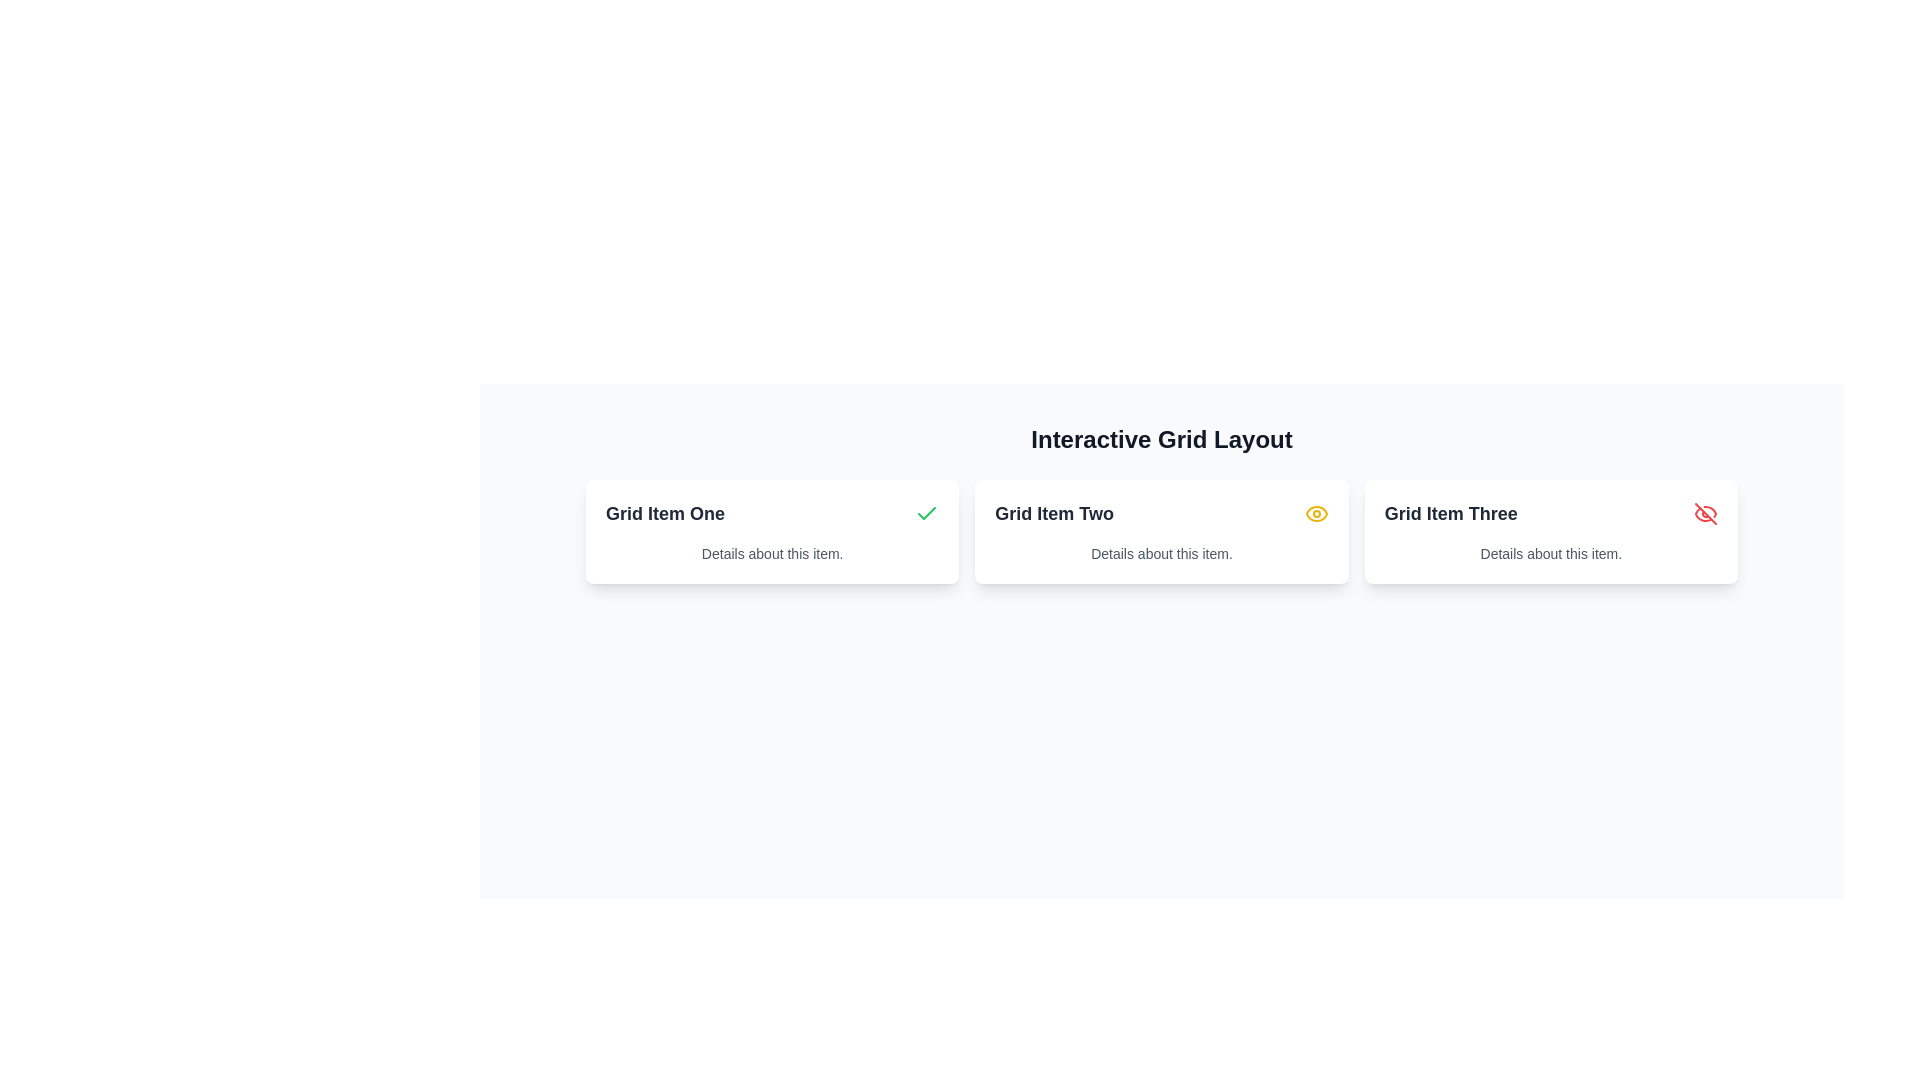  Describe the element at coordinates (1161, 531) in the screenshot. I see `the Information card labeled 'Grid Item Two', which is the second item in a horizontally arranged grid layout` at that location.